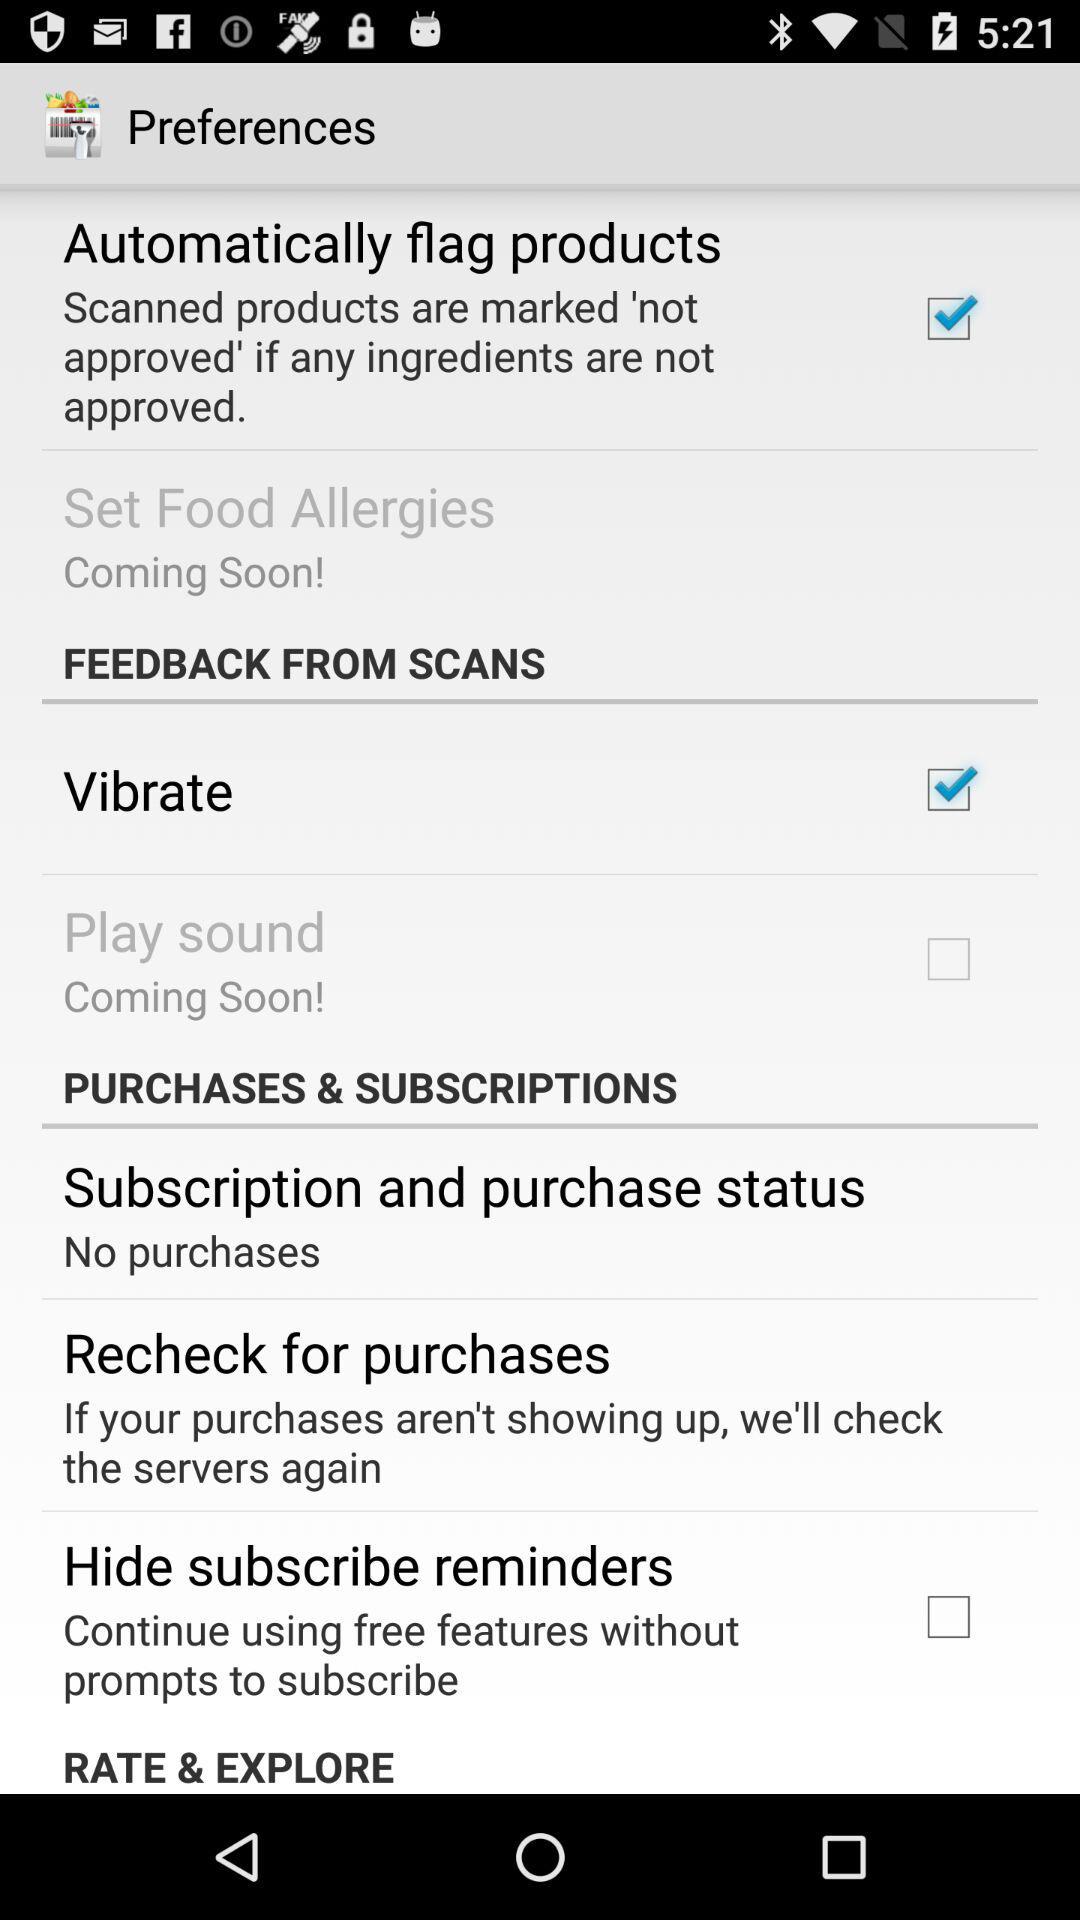 The image size is (1080, 1920). What do you see at coordinates (525, 1441) in the screenshot?
I see `if your purchases item` at bounding box center [525, 1441].